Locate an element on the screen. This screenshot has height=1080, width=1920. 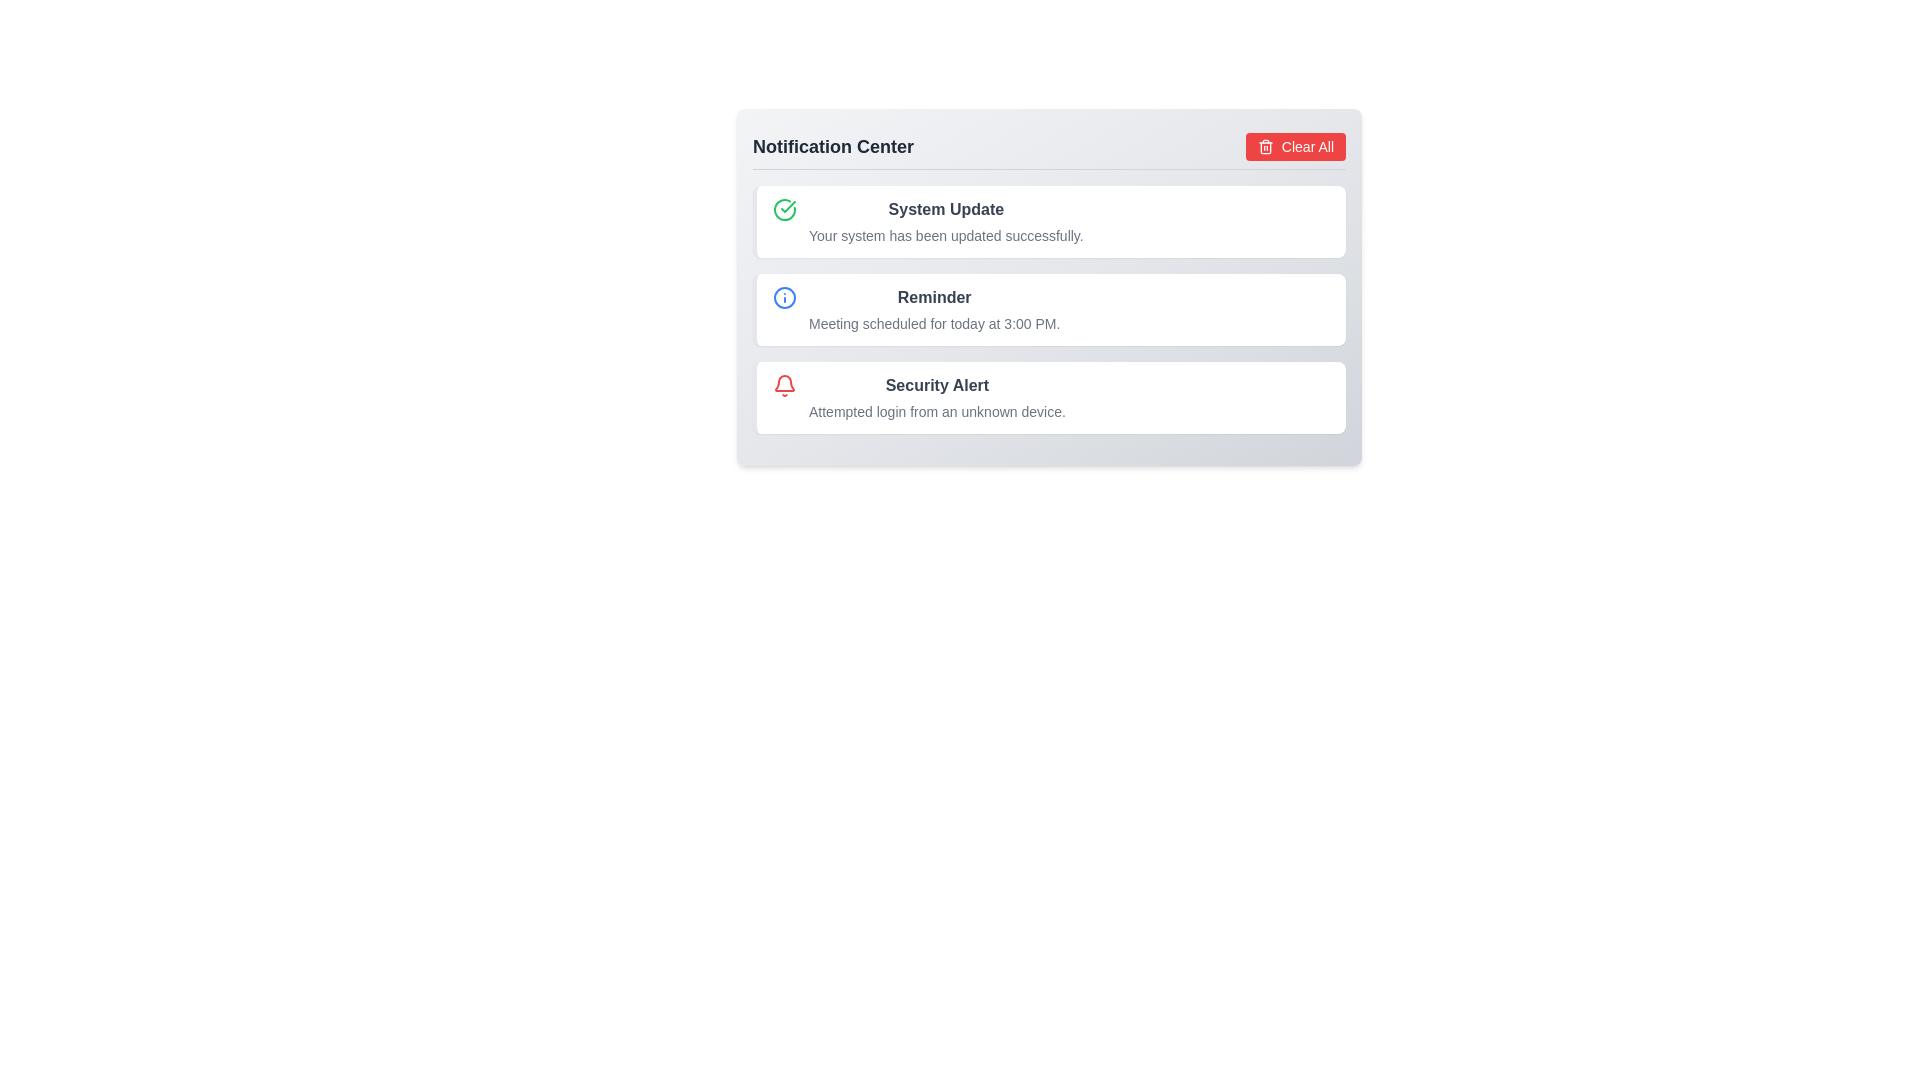
the textual message styled with a smaller font size and gray color located under the 'Security Alert' heading in the third notification card of the Notification Center panel is located at coordinates (936, 411).